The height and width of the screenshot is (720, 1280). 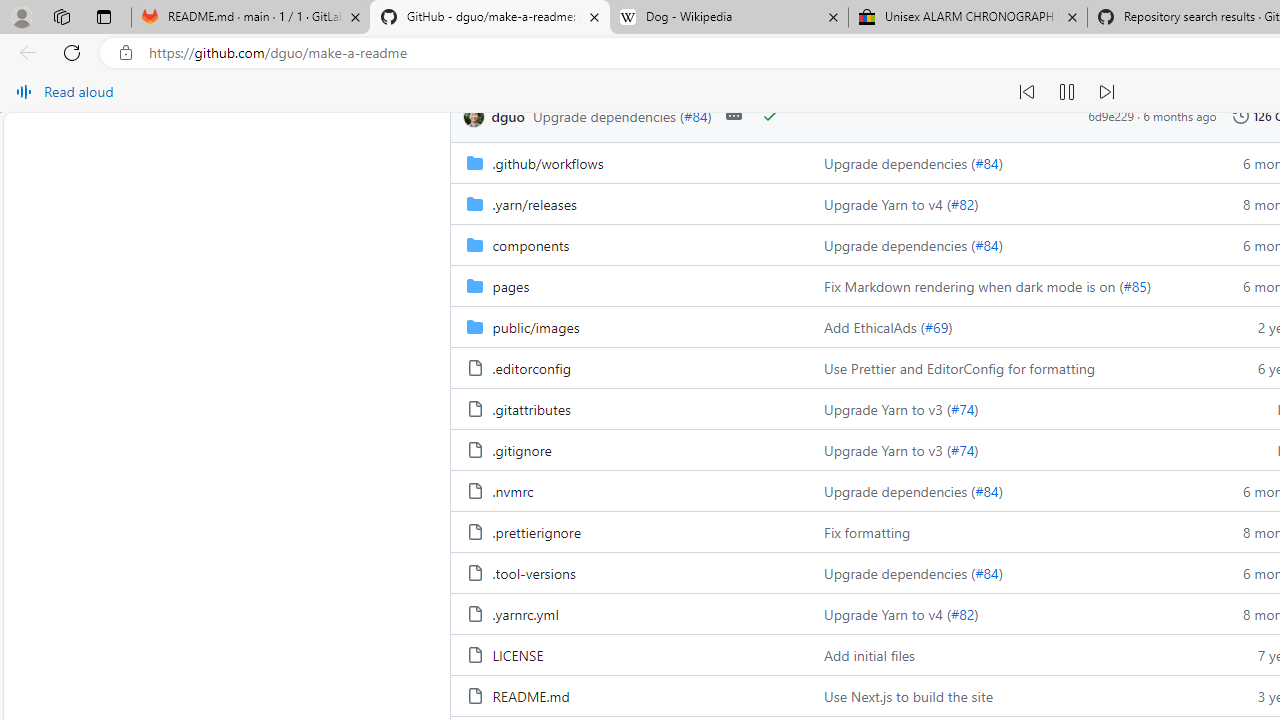 I want to click on '.prettierignore, (File)', so click(x=536, y=531).